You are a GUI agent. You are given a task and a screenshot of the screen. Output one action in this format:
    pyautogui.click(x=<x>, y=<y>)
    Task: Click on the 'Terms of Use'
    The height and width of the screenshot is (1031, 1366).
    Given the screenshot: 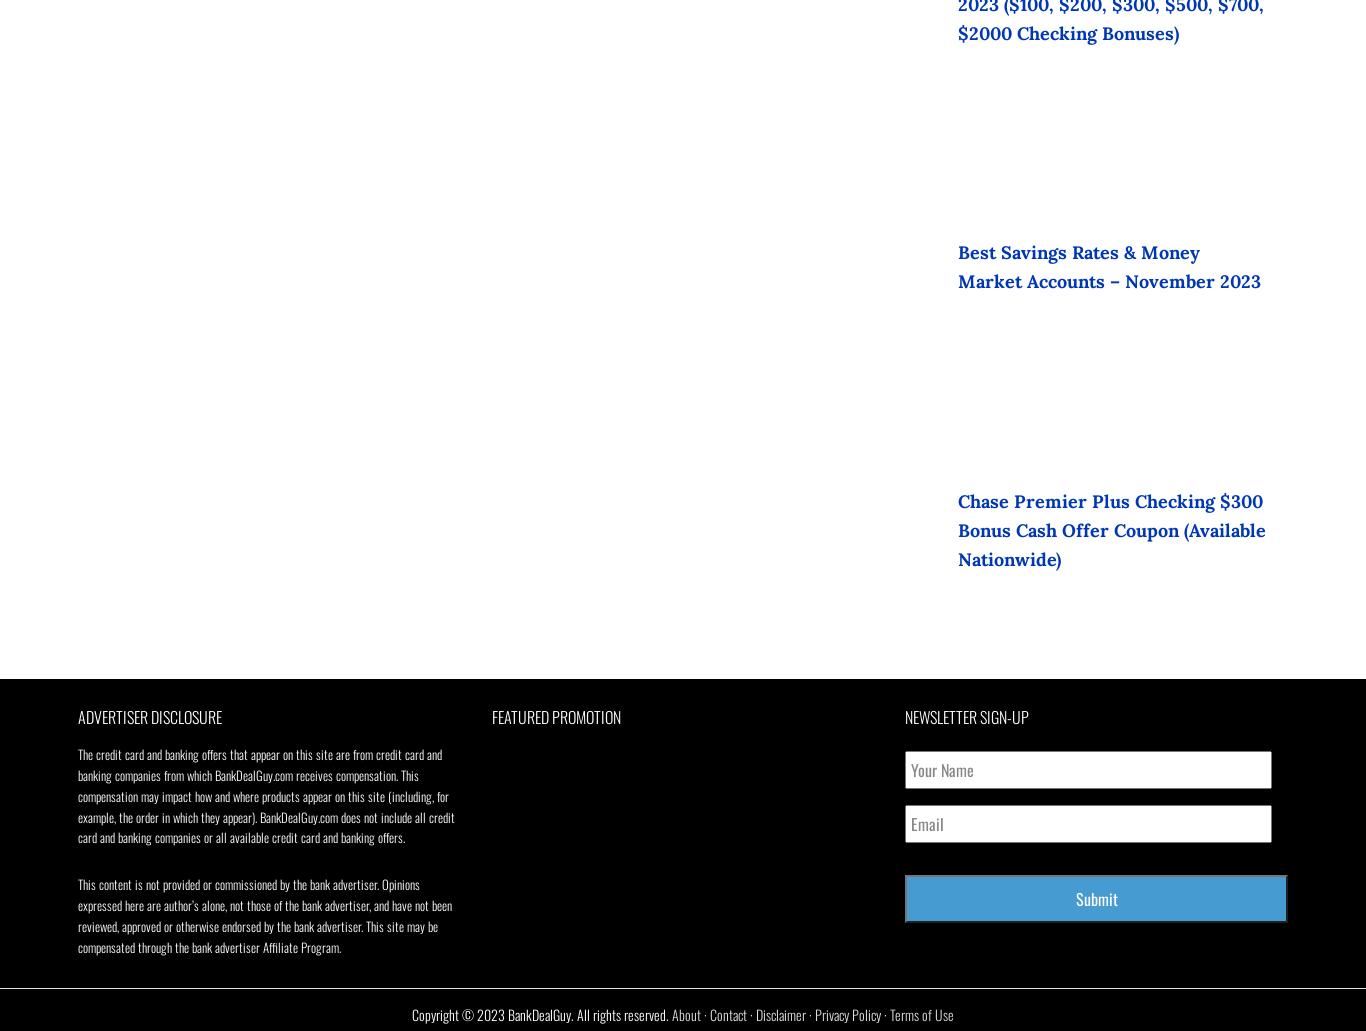 What is the action you would take?
    pyautogui.click(x=888, y=1013)
    